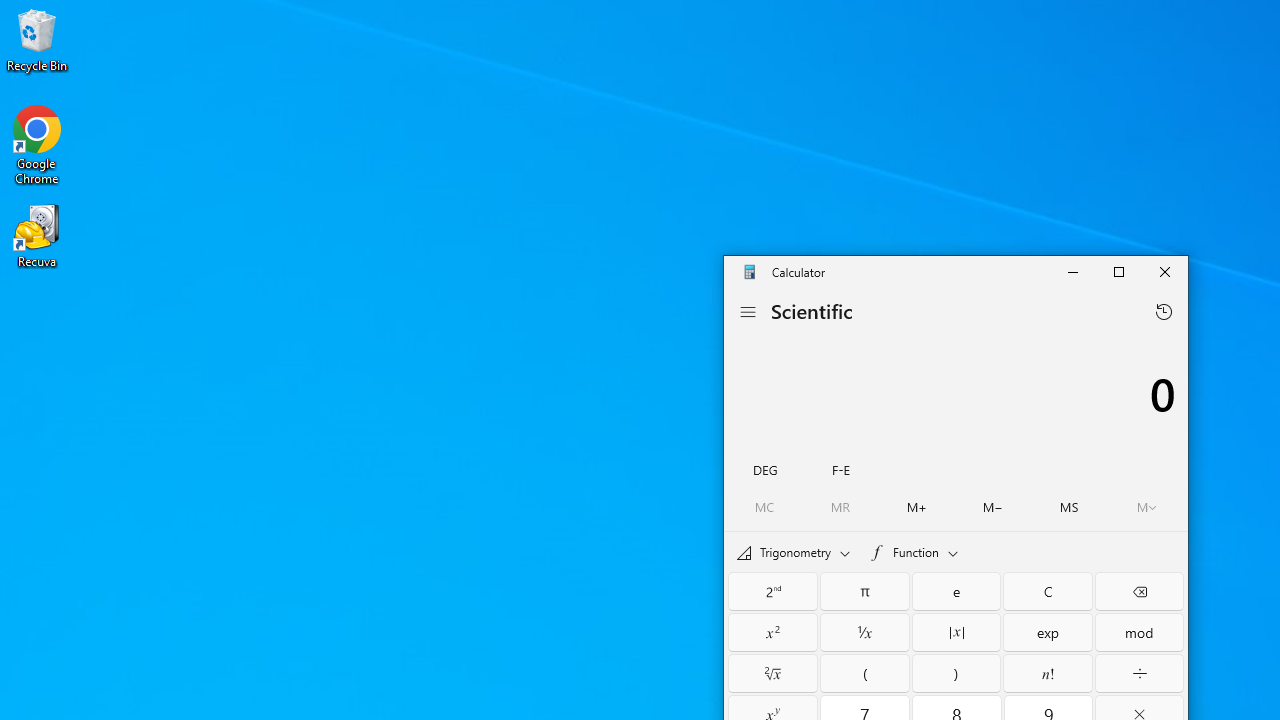 Image resolution: width=1280 pixels, height=720 pixels. What do you see at coordinates (1117, 272) in the screenshot?
I see `'Maximize Calculator'` at bounding box center [1117, 272].